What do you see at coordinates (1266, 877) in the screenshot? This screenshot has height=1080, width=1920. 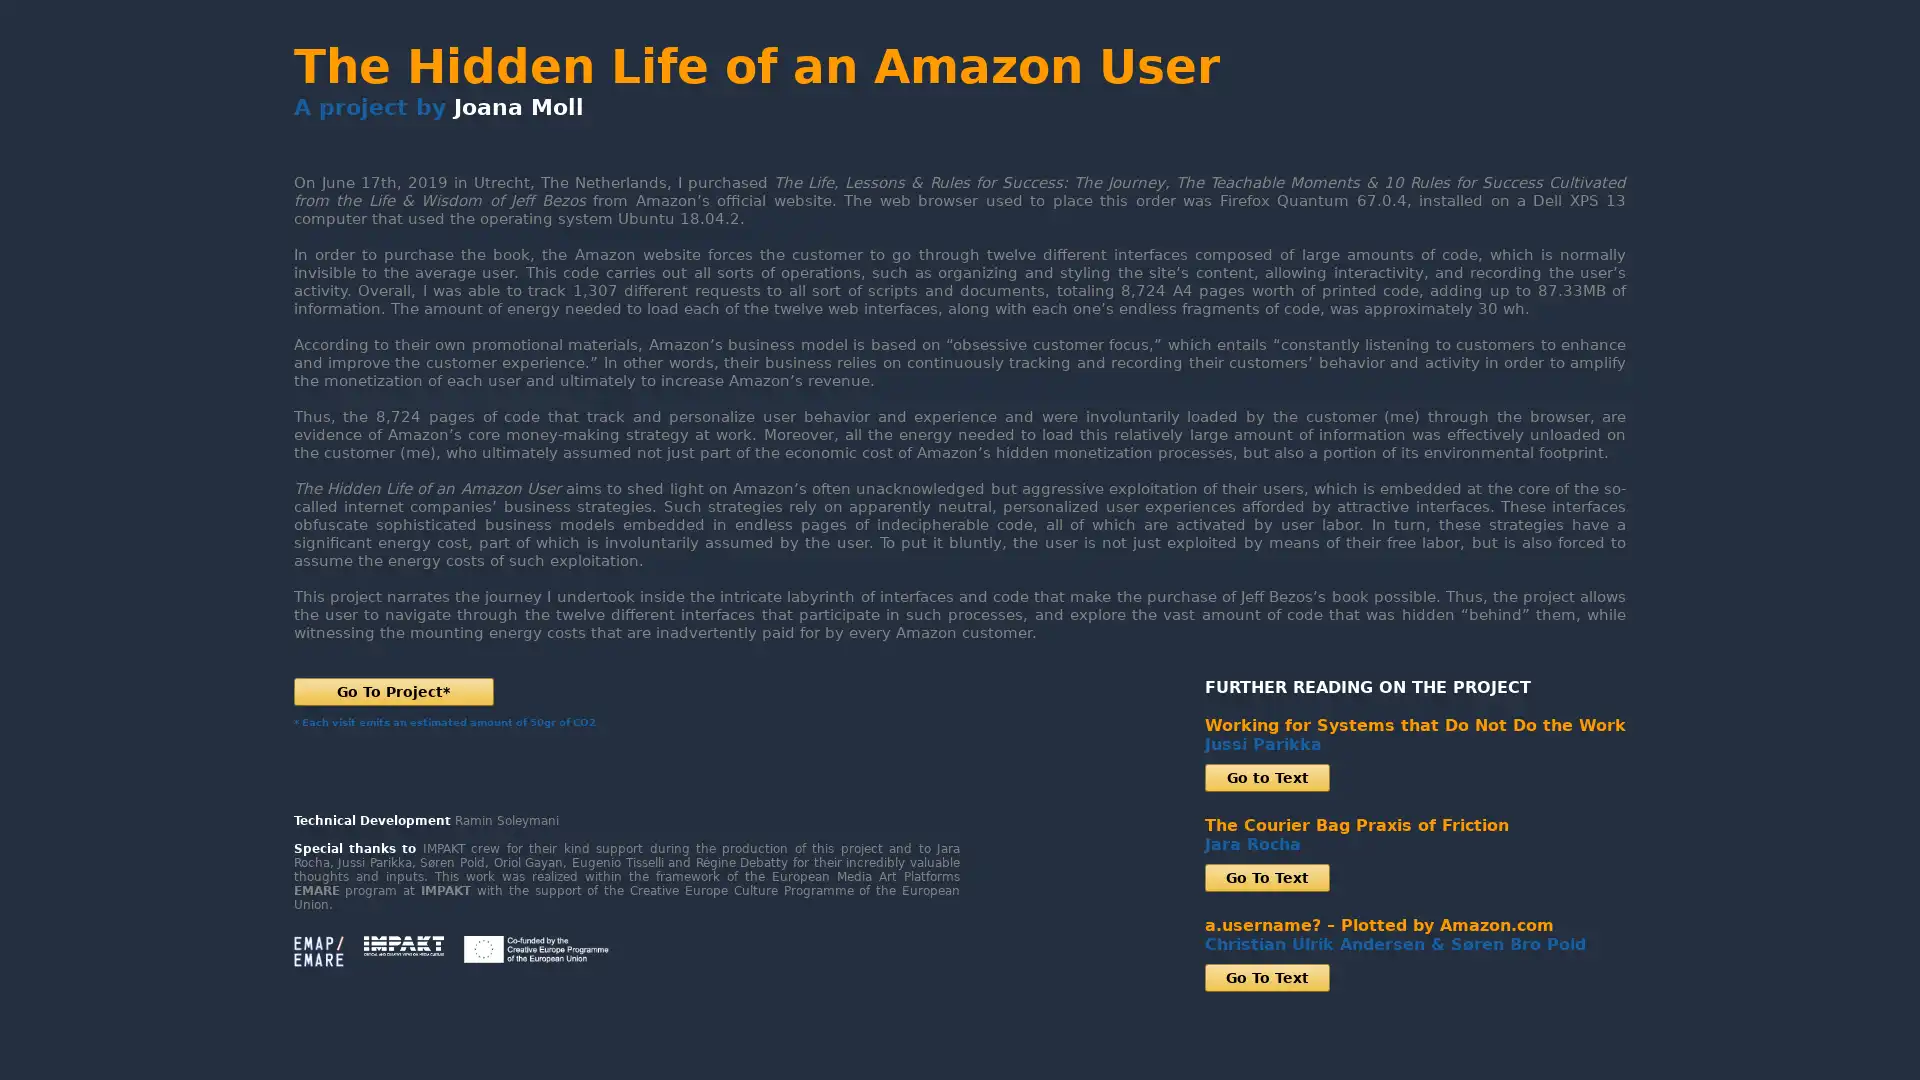 I see `Go To Text` at bounding box center [1266, 877].